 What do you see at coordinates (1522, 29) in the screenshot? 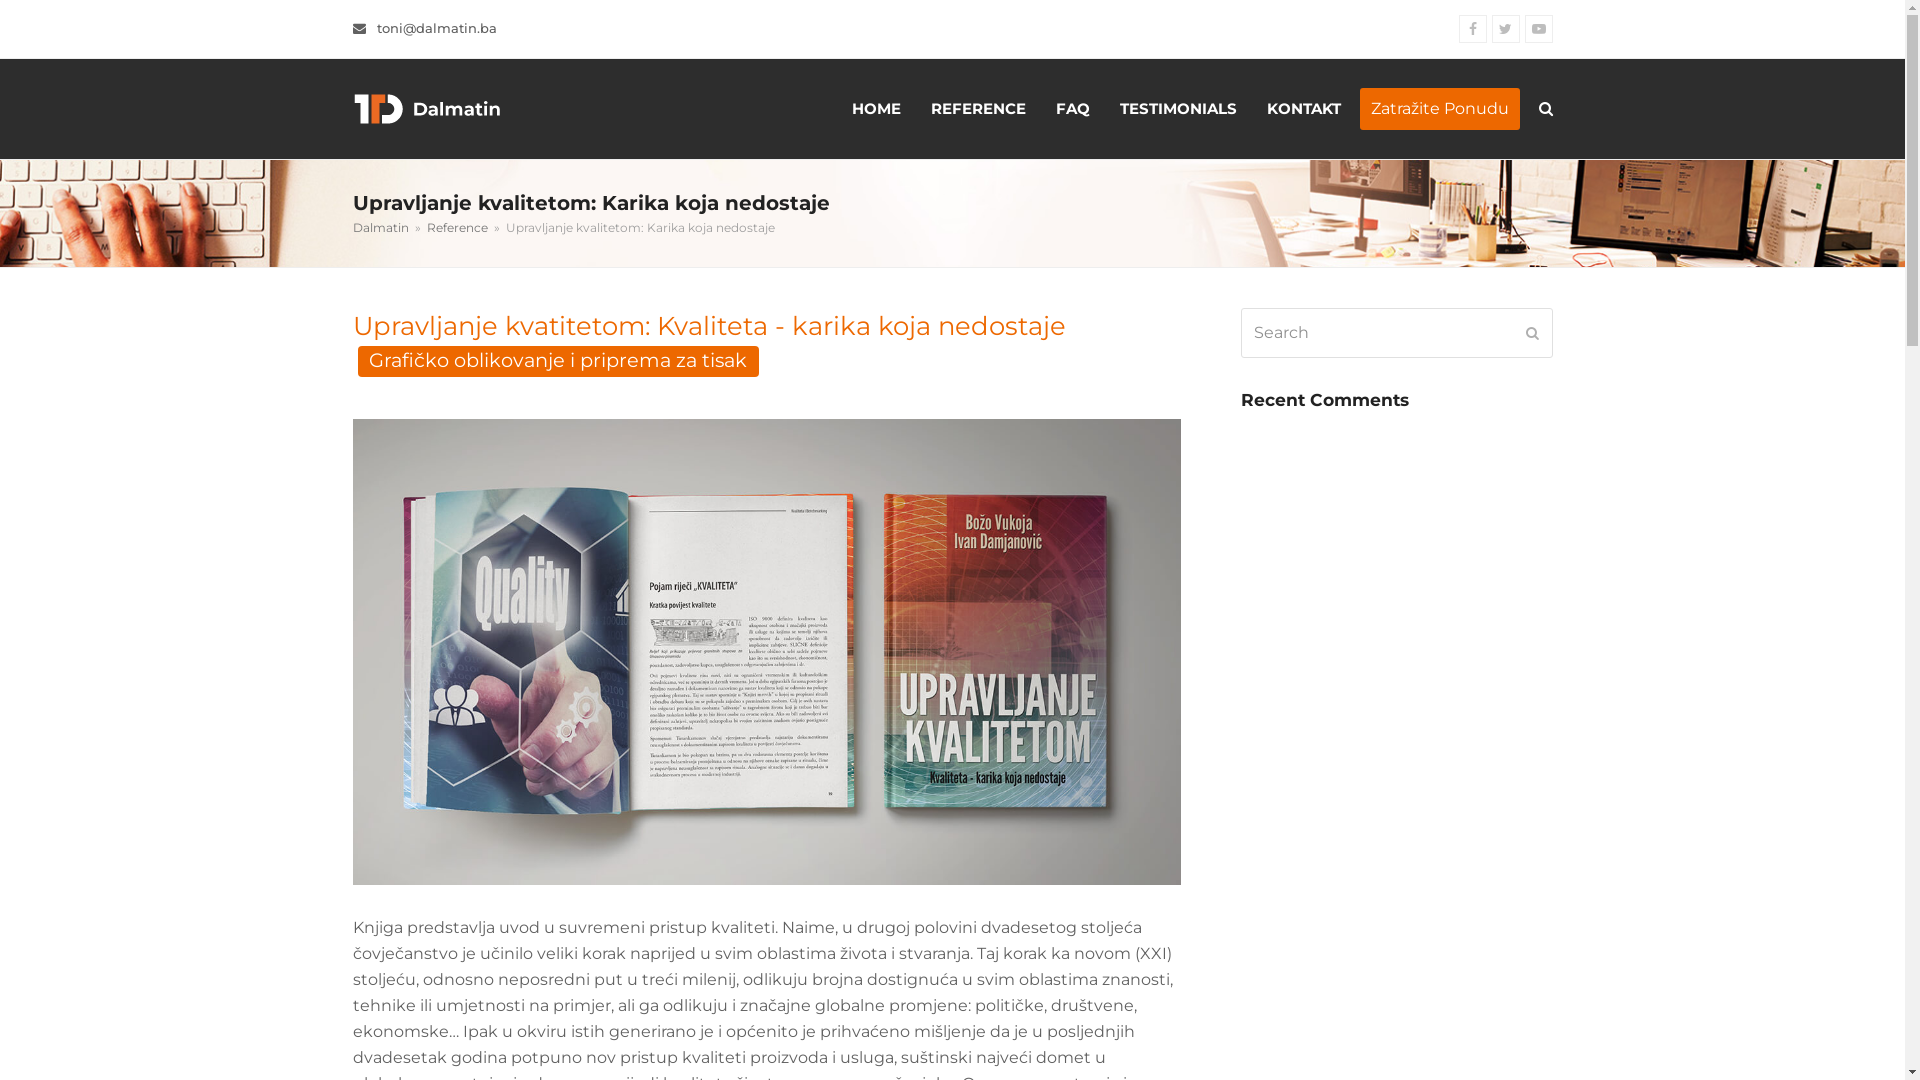
I see `'Youtube'` at bounding box center [1522, 29].